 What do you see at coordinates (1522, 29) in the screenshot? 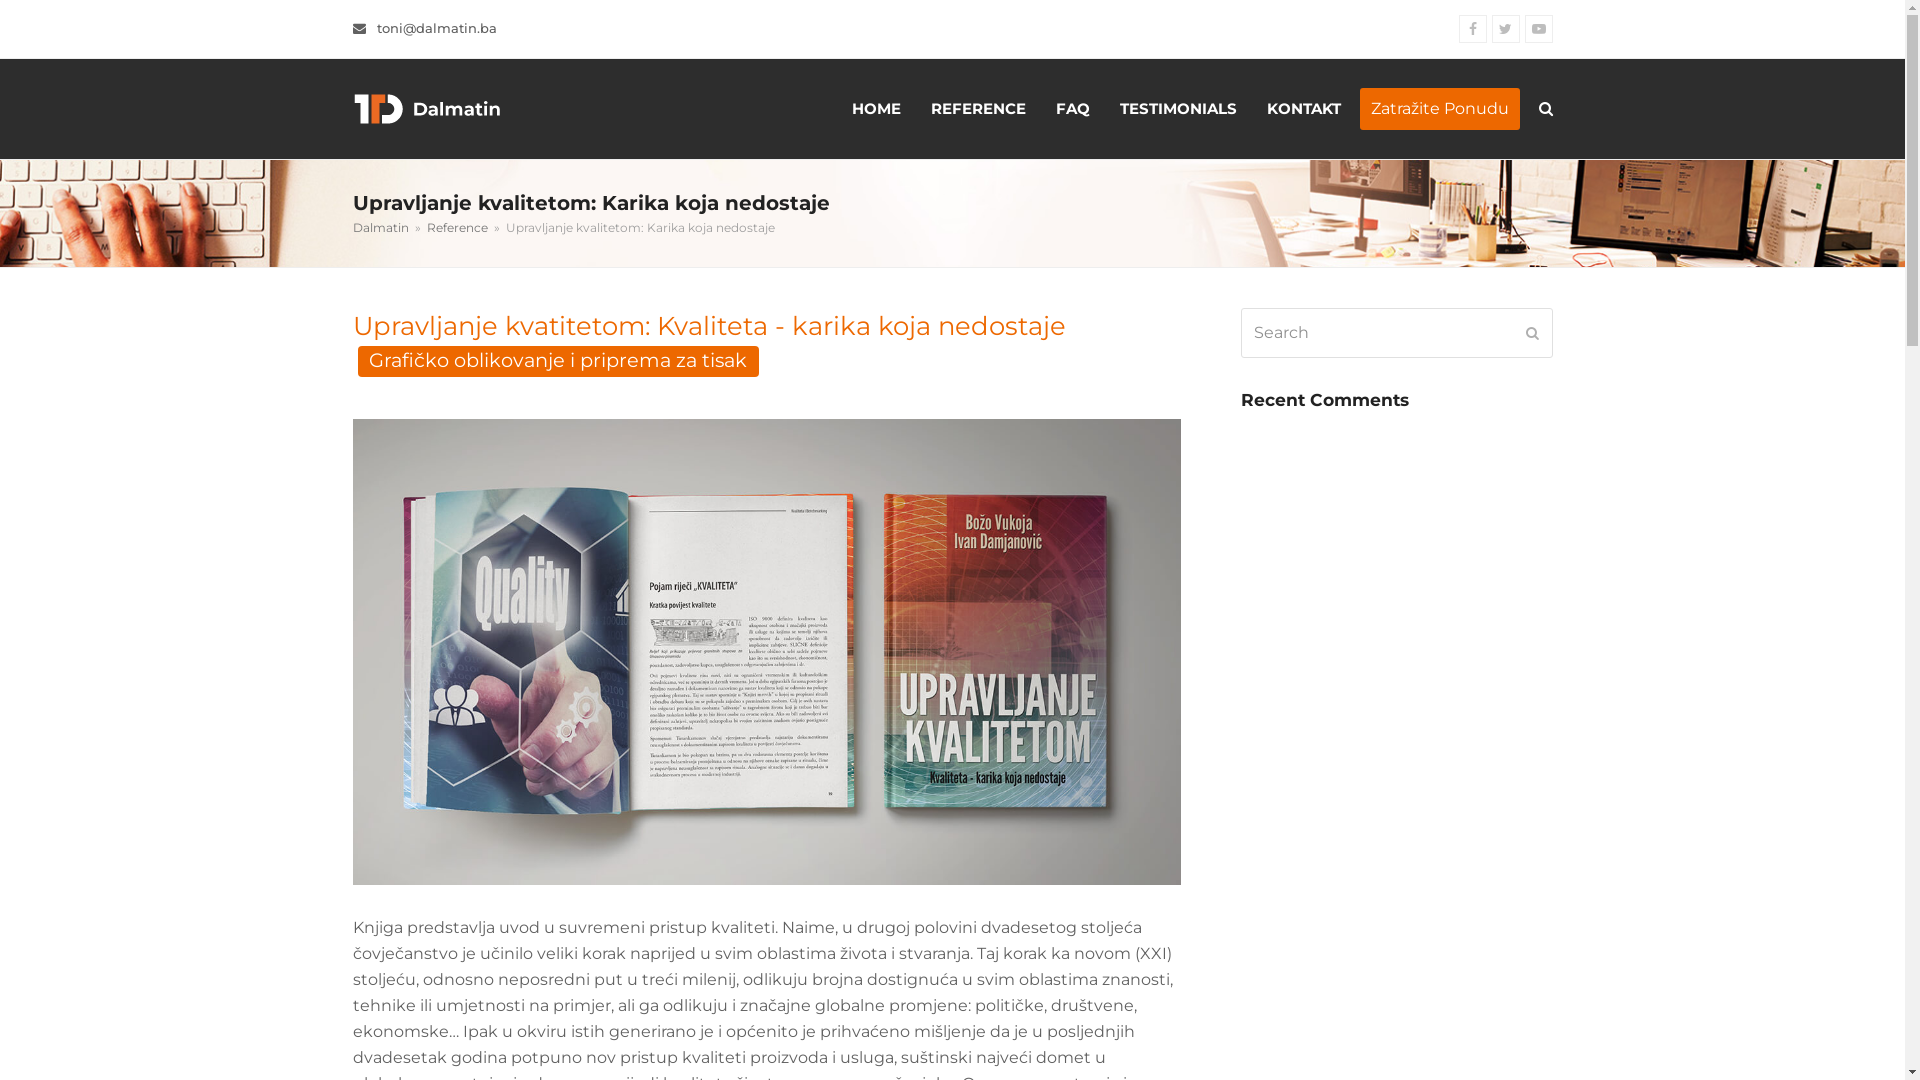
I see `'Youtube'` at bounding box center [1522, 29].